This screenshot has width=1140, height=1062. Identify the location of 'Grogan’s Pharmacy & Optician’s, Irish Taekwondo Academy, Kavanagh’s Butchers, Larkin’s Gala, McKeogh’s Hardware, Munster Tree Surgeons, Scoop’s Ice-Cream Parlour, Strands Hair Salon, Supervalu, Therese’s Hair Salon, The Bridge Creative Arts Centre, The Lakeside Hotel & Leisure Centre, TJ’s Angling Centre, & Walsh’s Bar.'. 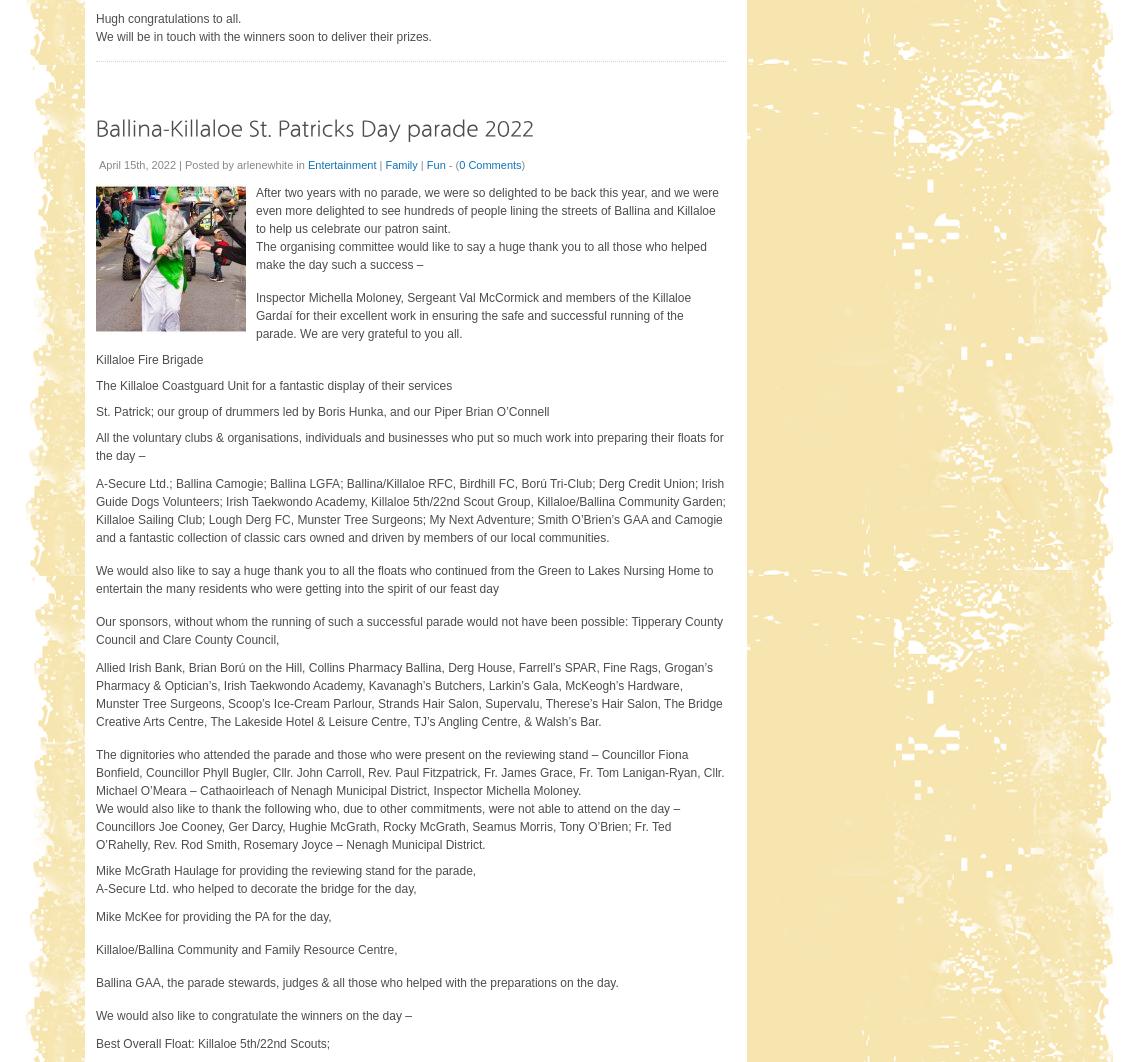
(408, 694).